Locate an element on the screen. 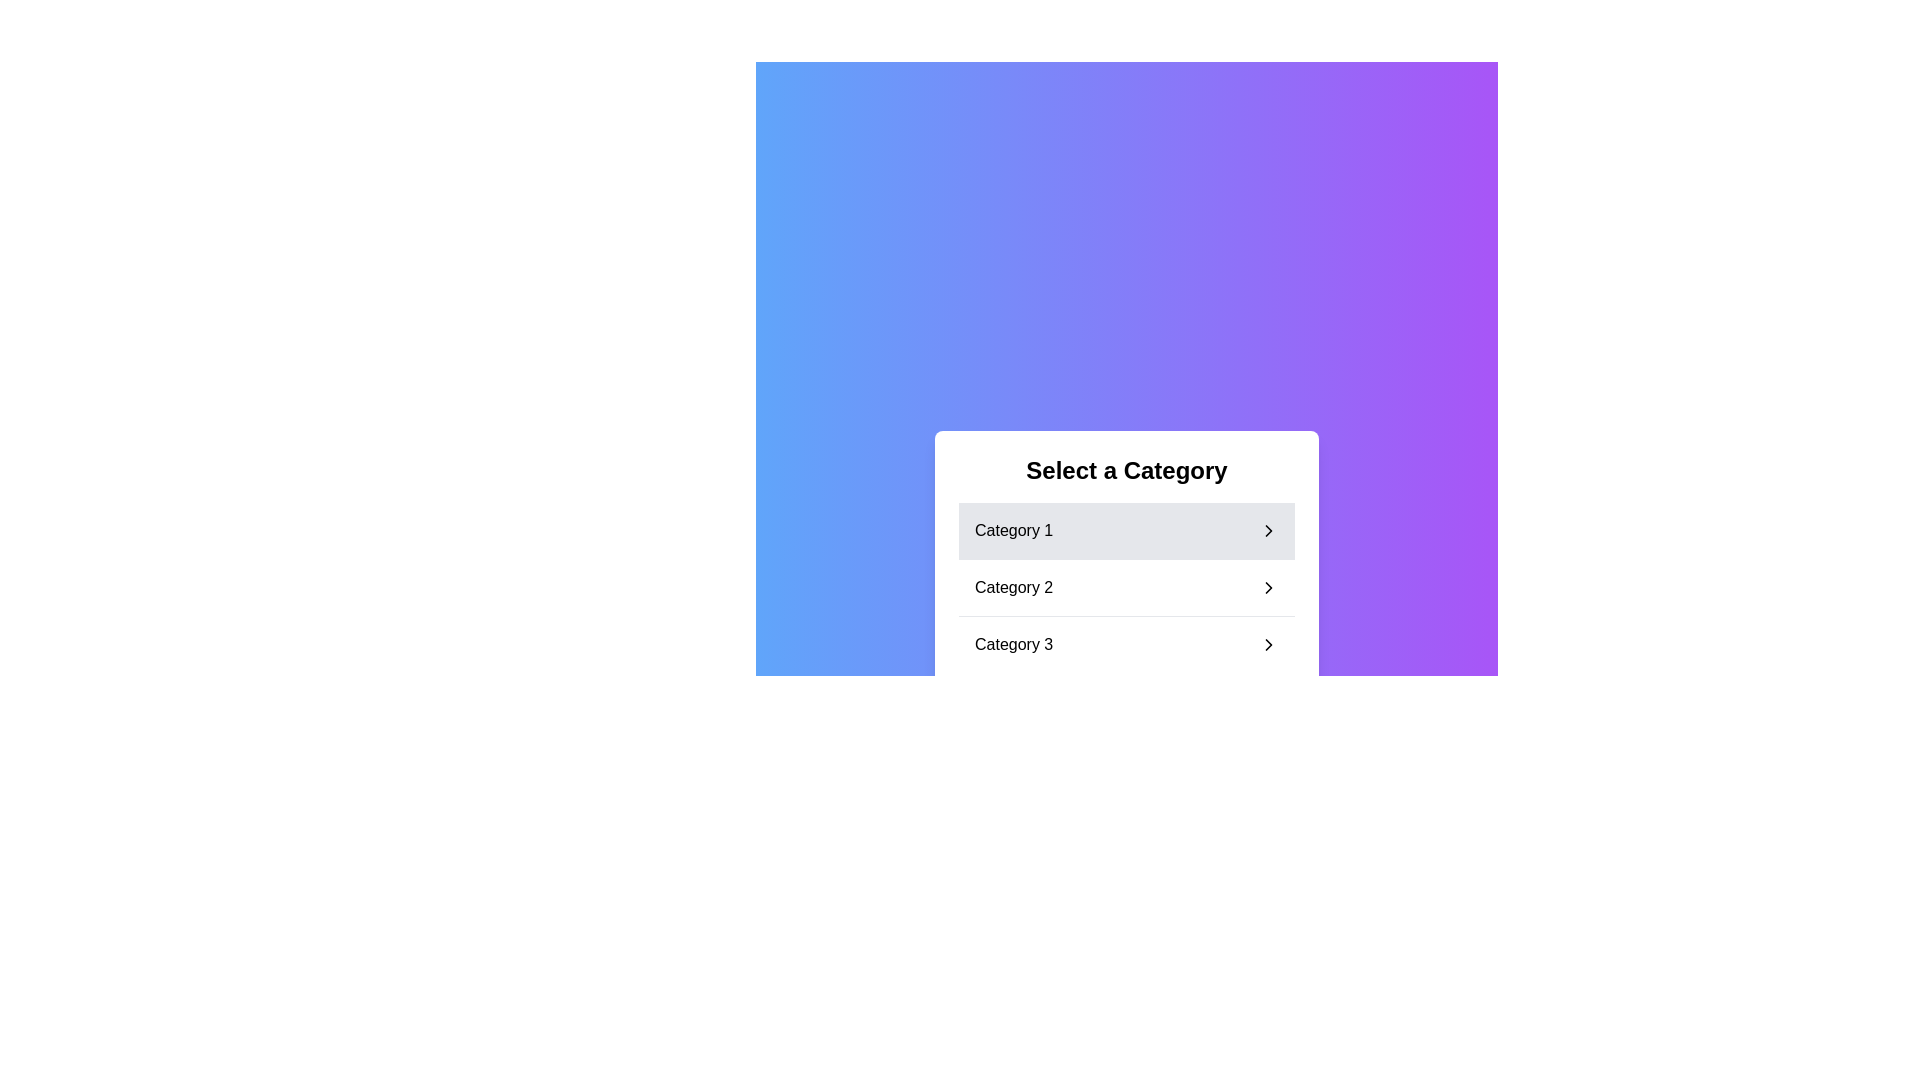 The image size is (1920, 1080). the 'Category 2' text label is located at coordinates (1014, 586).